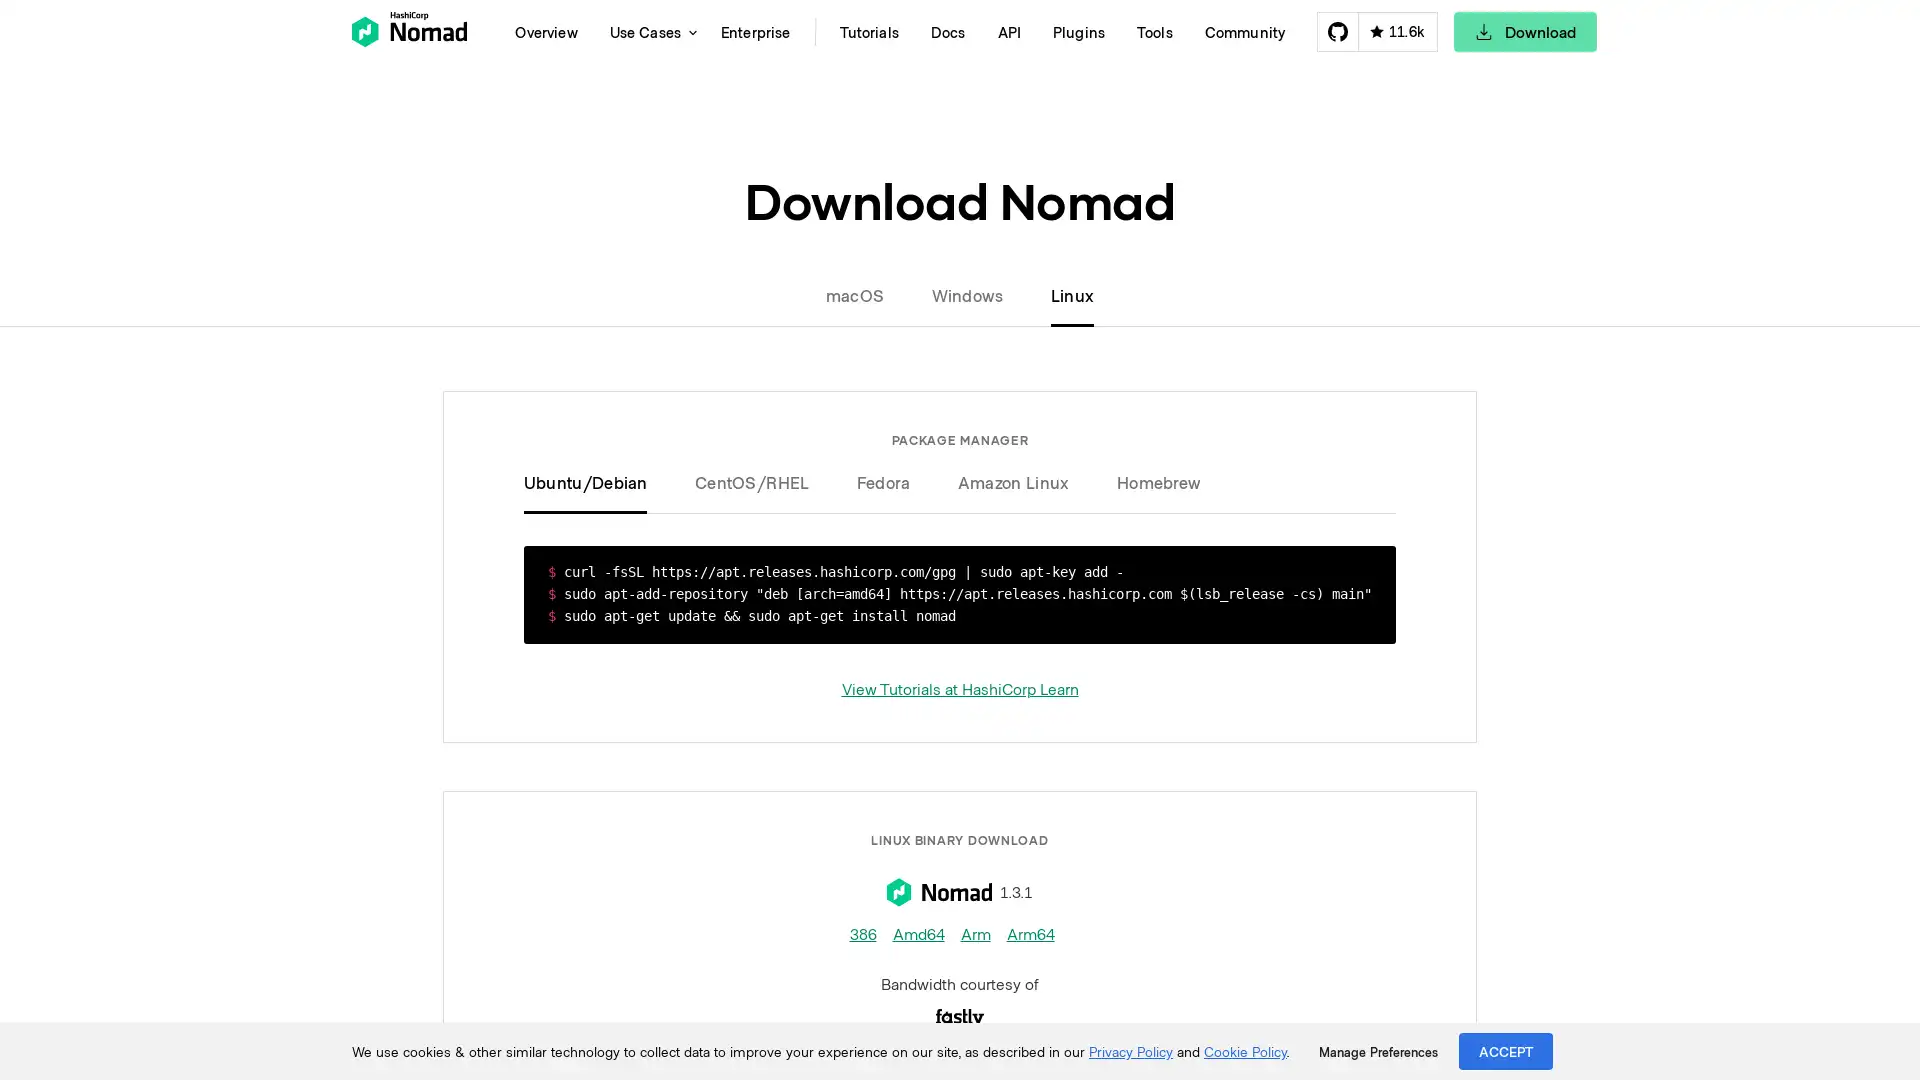 This screenshot has width=1920, height=1080. What do you see at coordinates (866, 294) in the screenshot?
I see `macOS` at bounding box center [866, 294].